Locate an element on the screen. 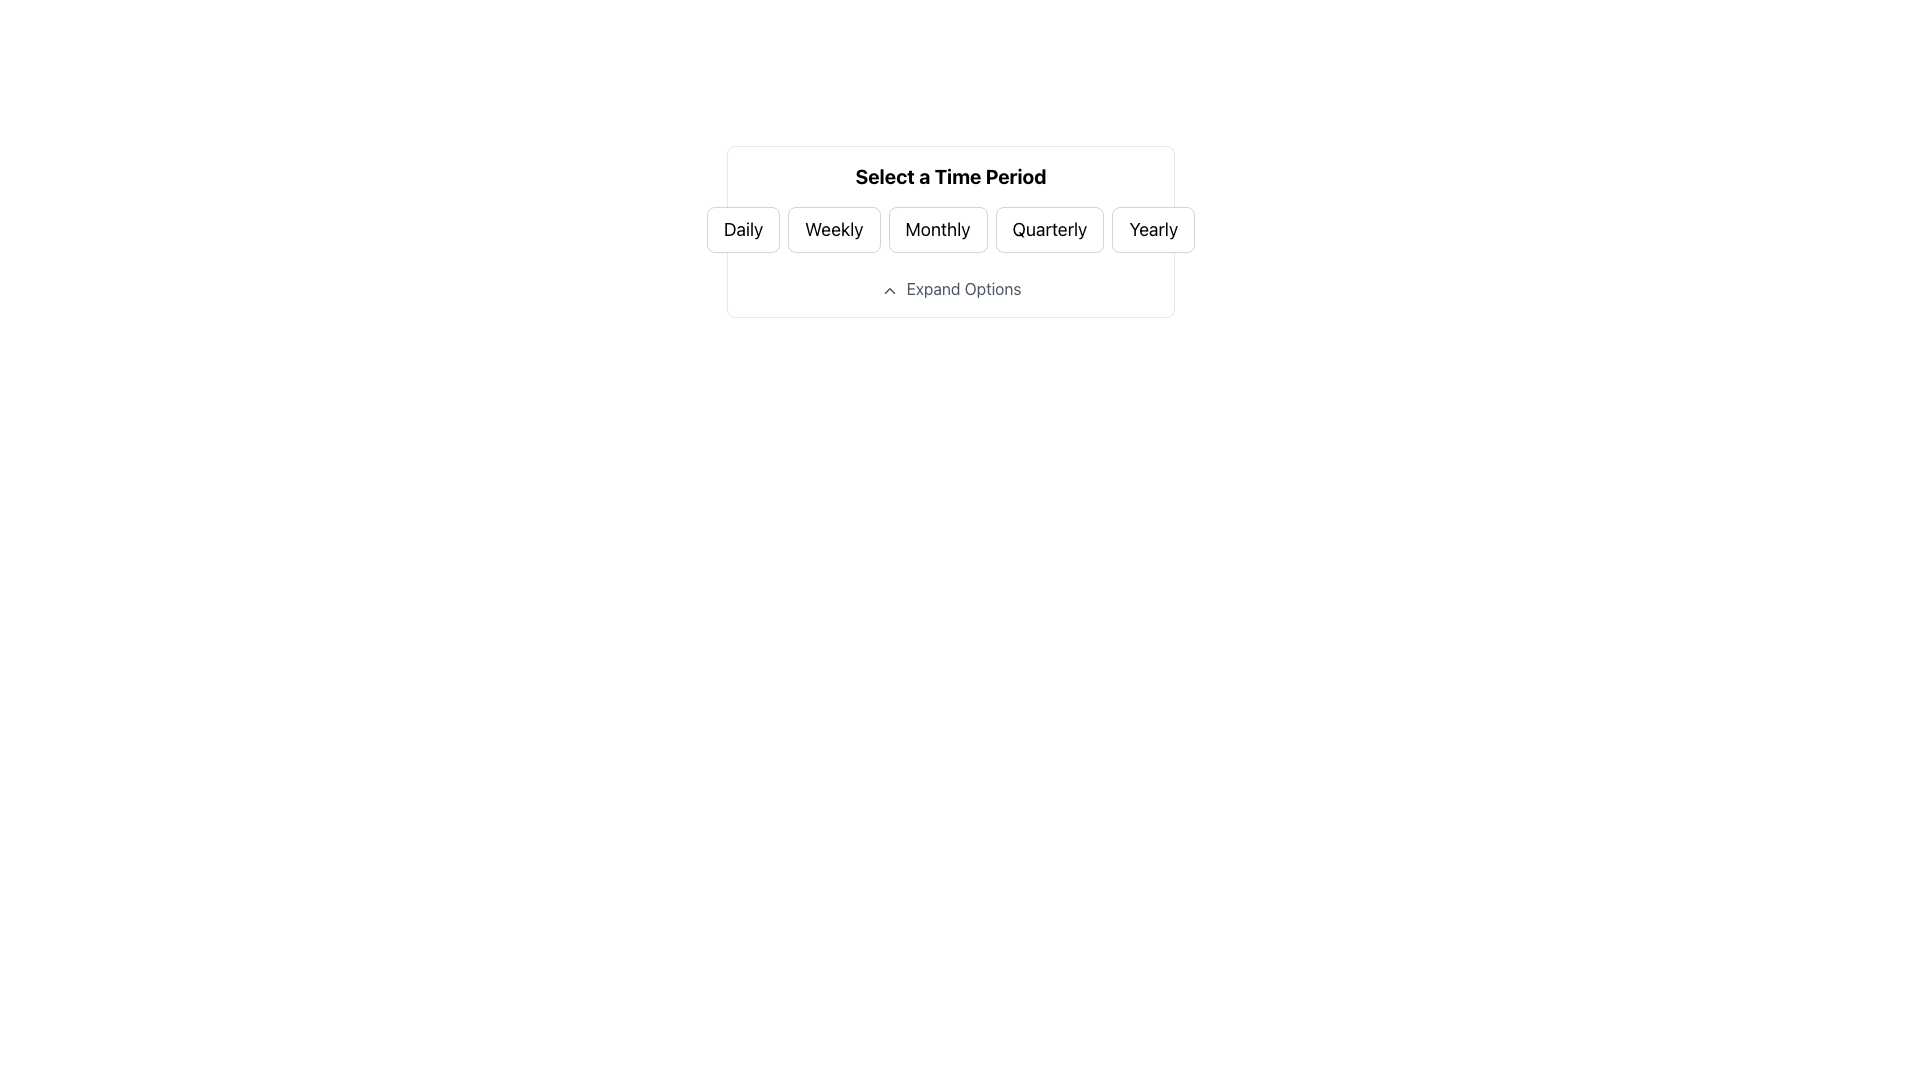 The image size is (1920, 1080). the toggle button located below the time period buttons is located at coordinates (949, 289).